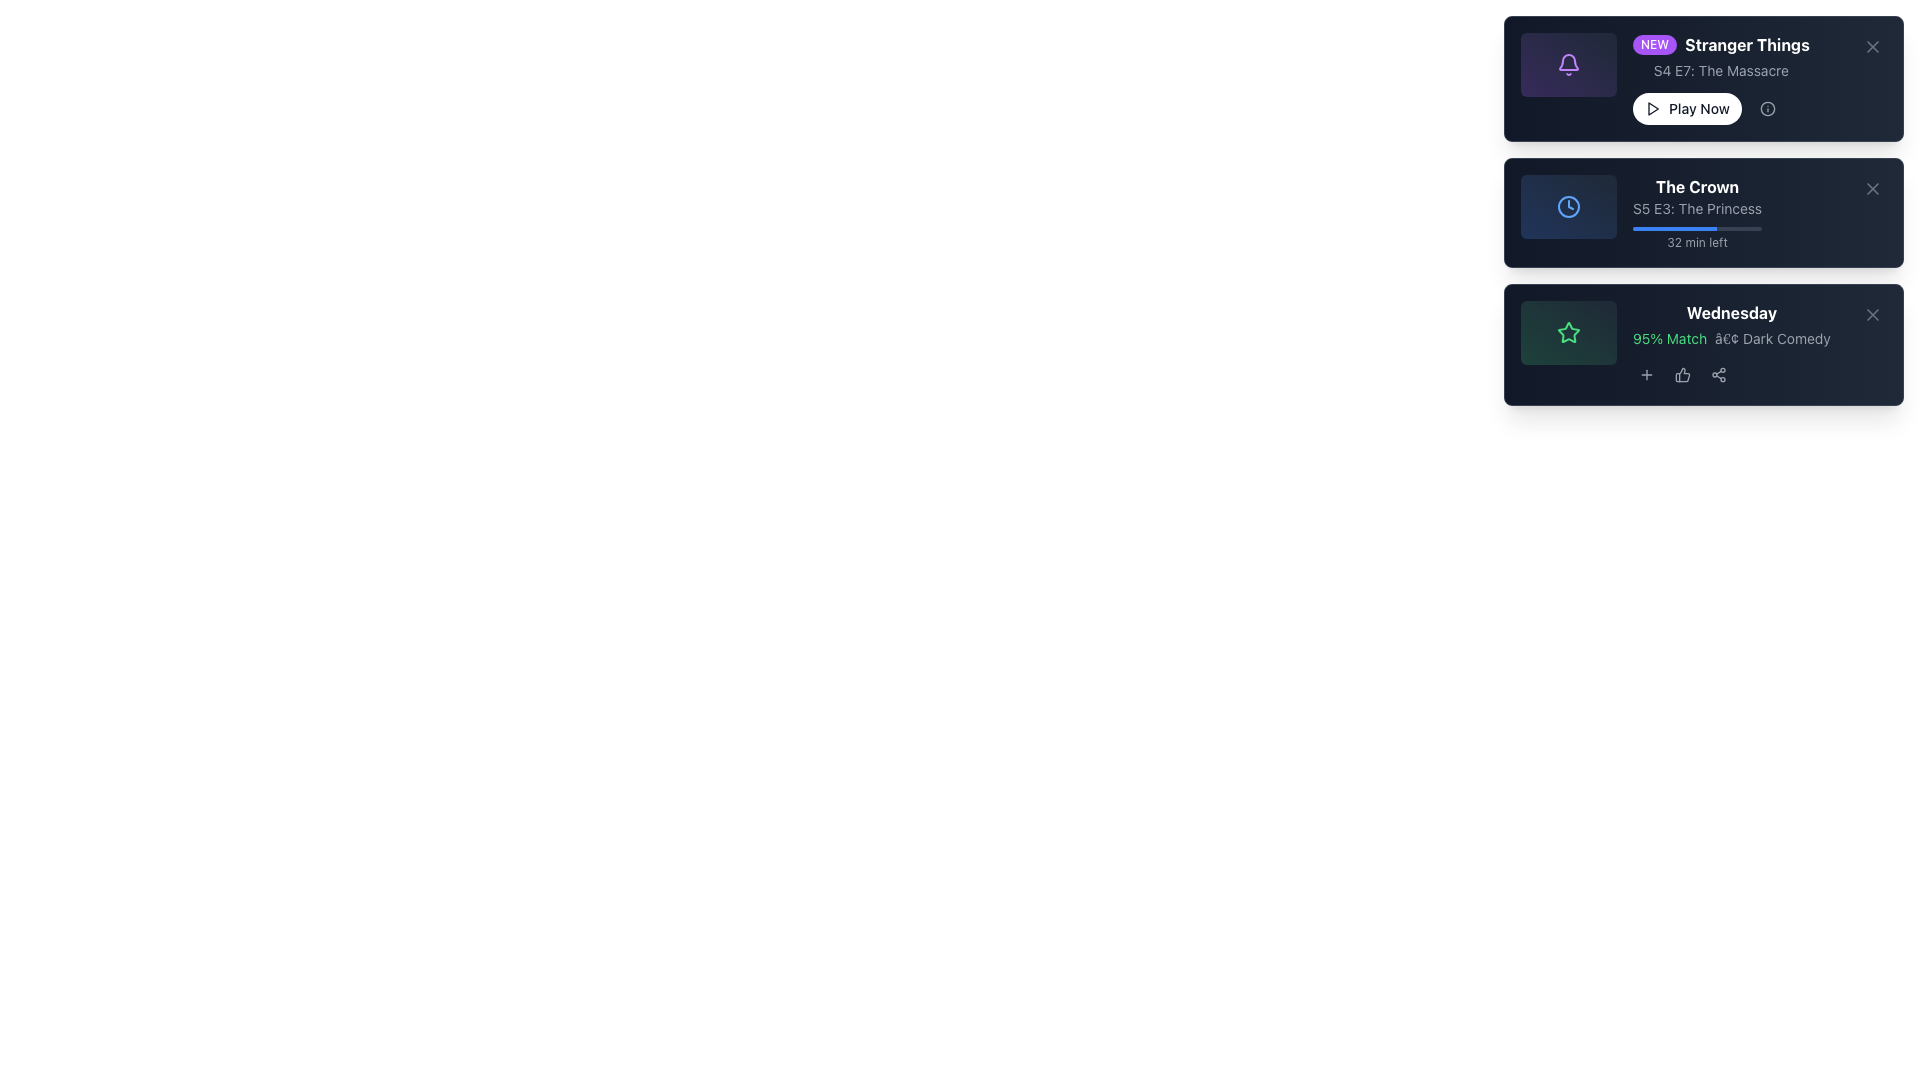 Image resolution: width=1920 pixels, height=1080 pixels. Describe the element at coordinates (1568, 64) in the screenshot. I see `the notification icon located on the left edge of the 'Stranger Things' section` at that location.